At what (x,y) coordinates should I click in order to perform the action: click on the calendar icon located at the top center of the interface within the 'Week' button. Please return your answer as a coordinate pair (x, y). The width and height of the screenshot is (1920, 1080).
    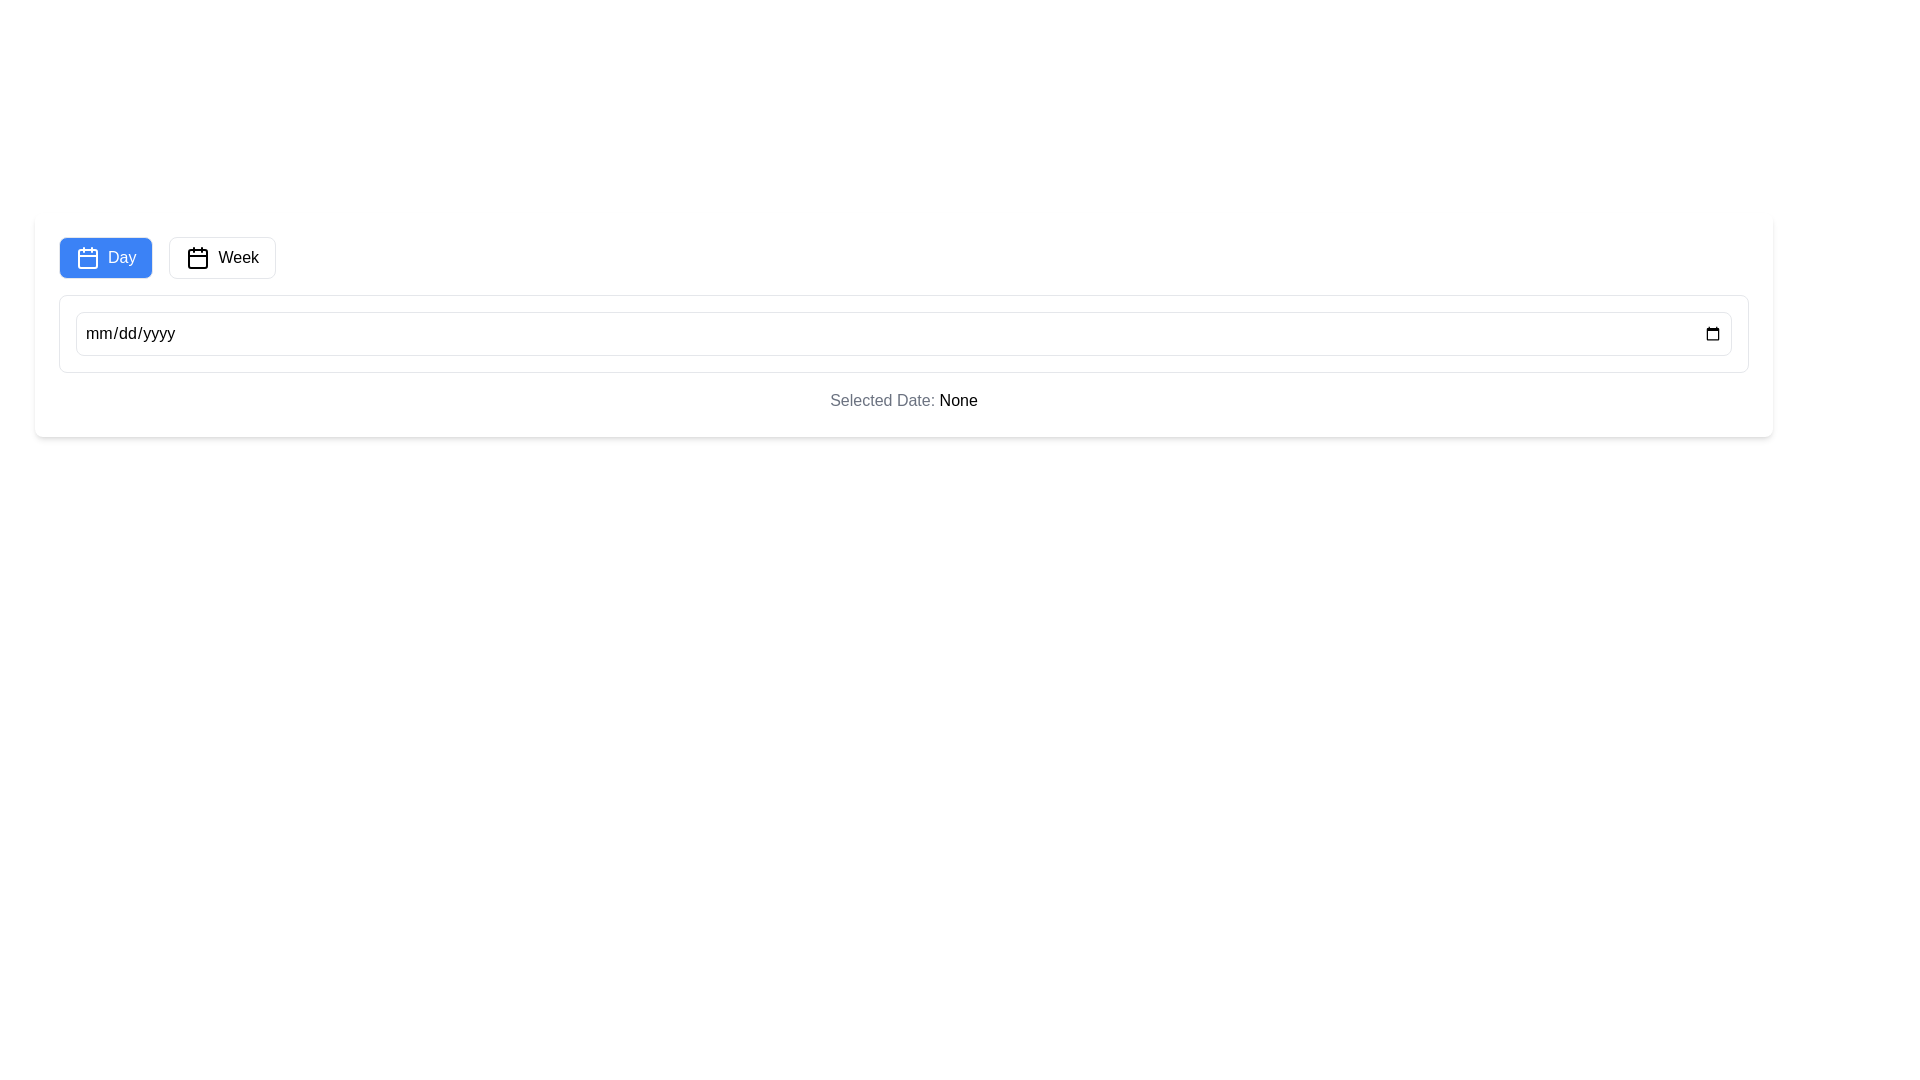
    Looking at the image, I should click on (198, 257).